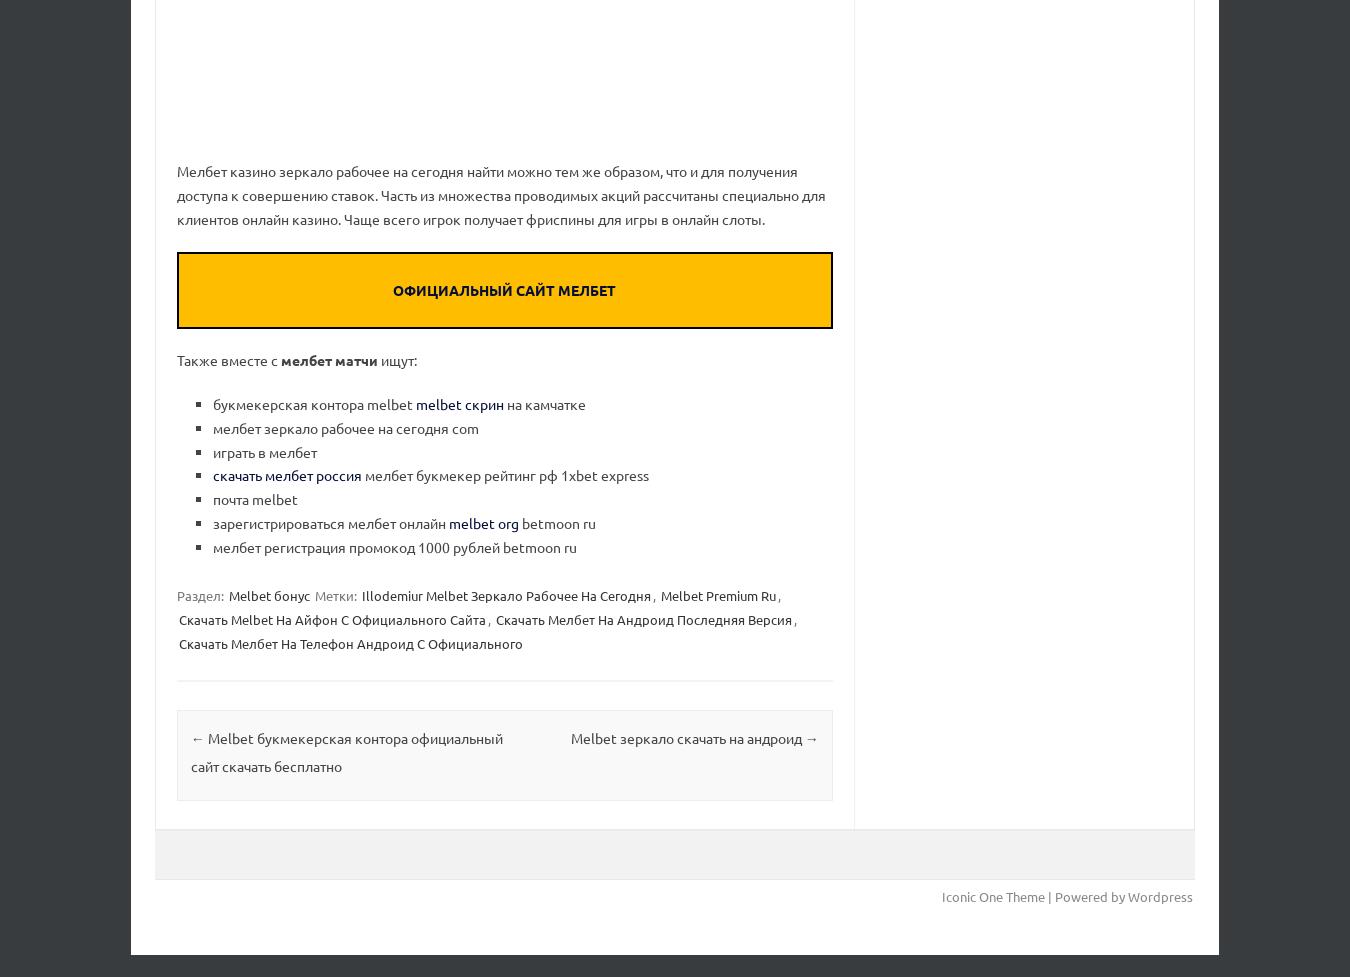 The width and height of the screenshot is (1350, 977). I want to click on 'betmoon ru', so click(555, 521).